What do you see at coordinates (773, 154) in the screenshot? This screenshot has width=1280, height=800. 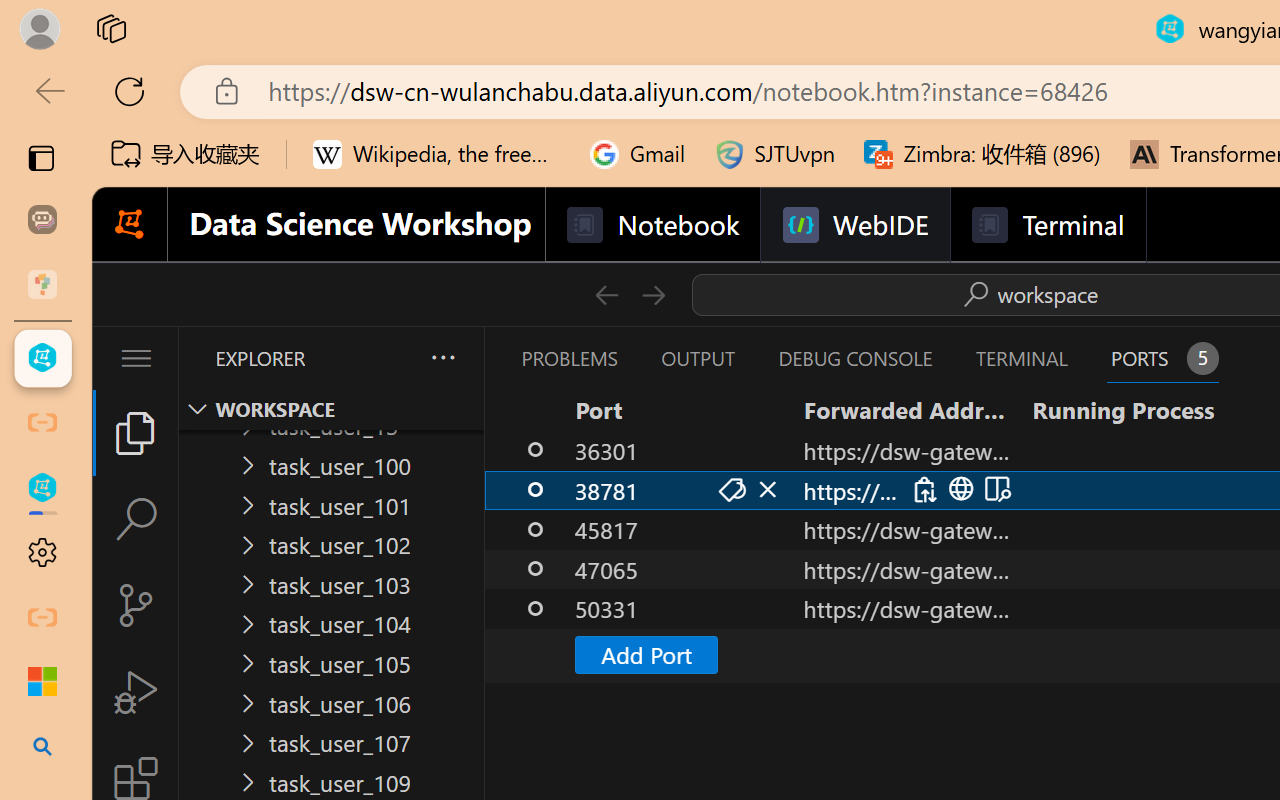 I see `'SJTUvpn'` at bounding box center [773, 154].